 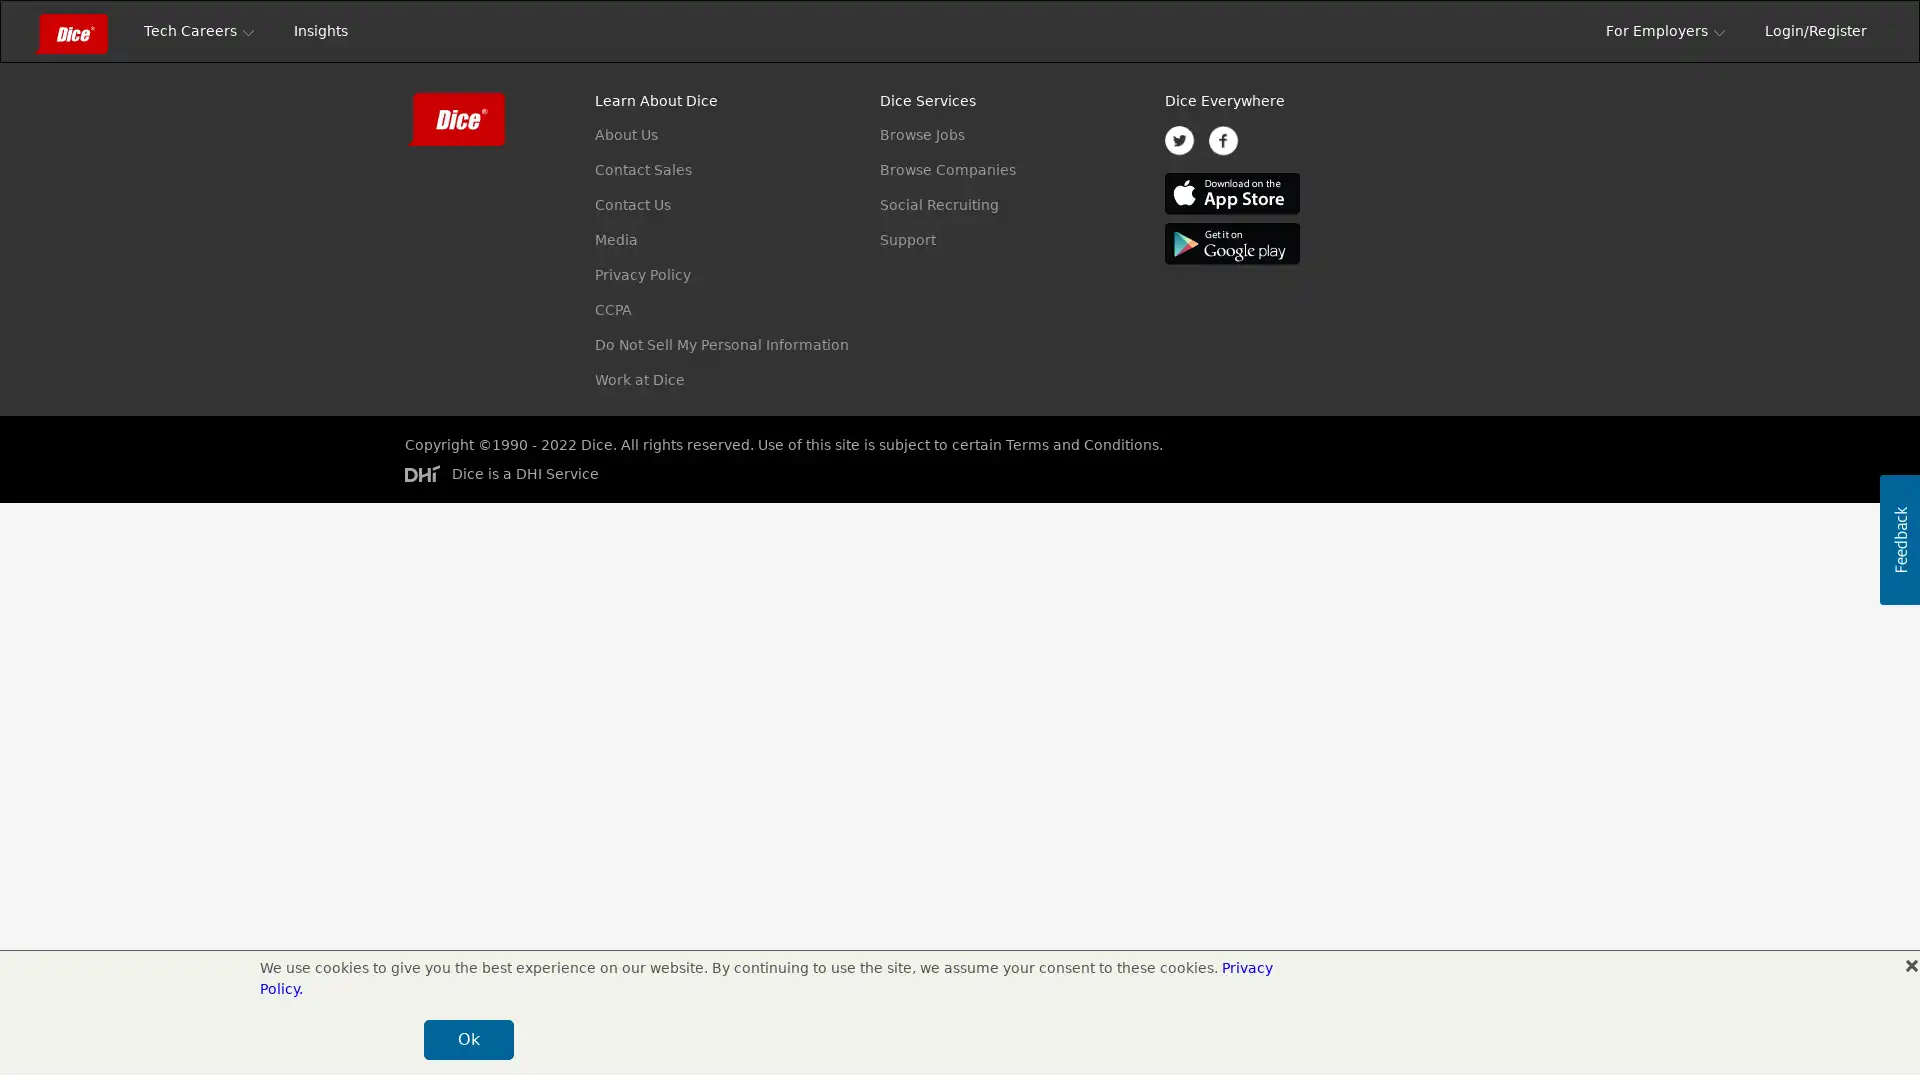 What do you see at coordinates (1449, 1039) in the screenshot?
I see `Ok` at bounding box center [1449, 1039].